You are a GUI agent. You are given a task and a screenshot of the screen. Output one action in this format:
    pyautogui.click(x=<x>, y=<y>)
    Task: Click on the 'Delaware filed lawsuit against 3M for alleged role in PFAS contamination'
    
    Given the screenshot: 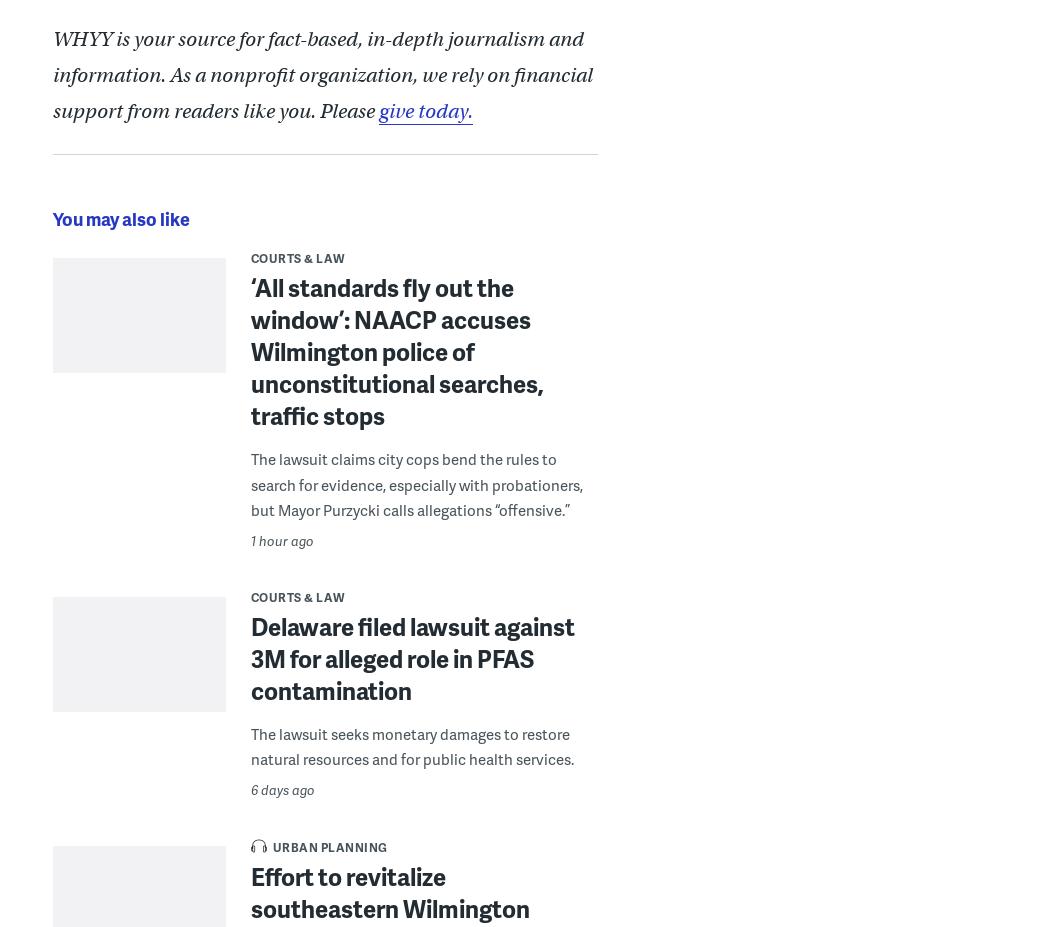 What is the action you would take?
    pyautogui.click(x=412, y=656)
    